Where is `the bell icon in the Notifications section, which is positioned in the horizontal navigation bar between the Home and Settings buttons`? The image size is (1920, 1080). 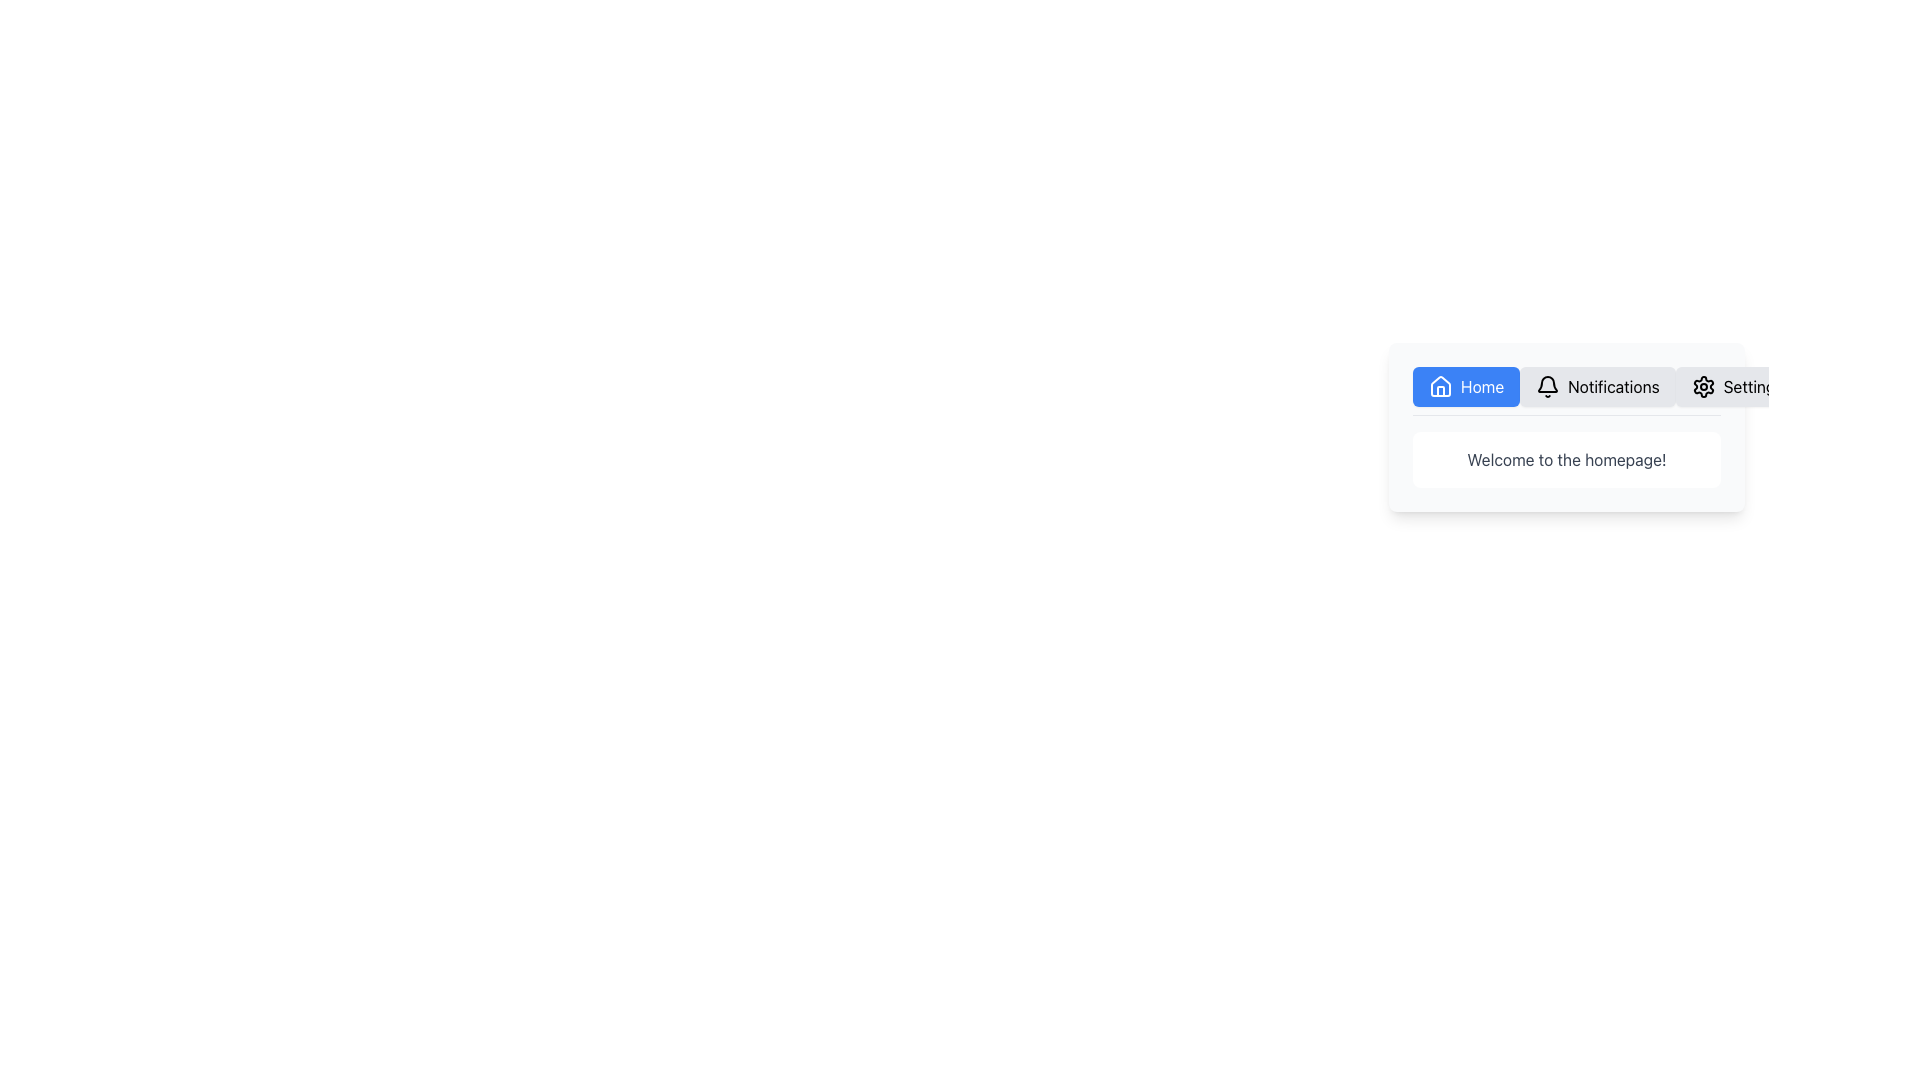
the bell icon in the Notifications section, which is positioned in the horizontal navigation bar between the Home and Settings buttons is located at coordinates (1547, 386).